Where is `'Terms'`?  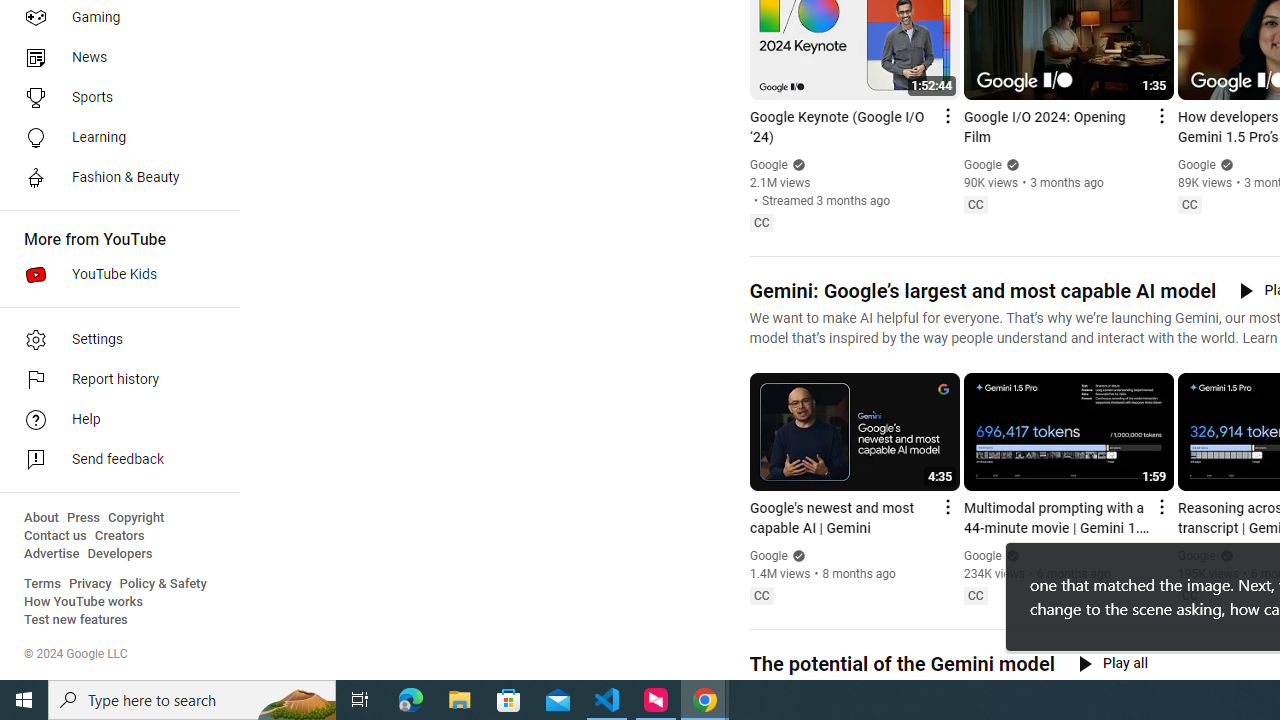 'Terms' is located at coordinates (42, 584).